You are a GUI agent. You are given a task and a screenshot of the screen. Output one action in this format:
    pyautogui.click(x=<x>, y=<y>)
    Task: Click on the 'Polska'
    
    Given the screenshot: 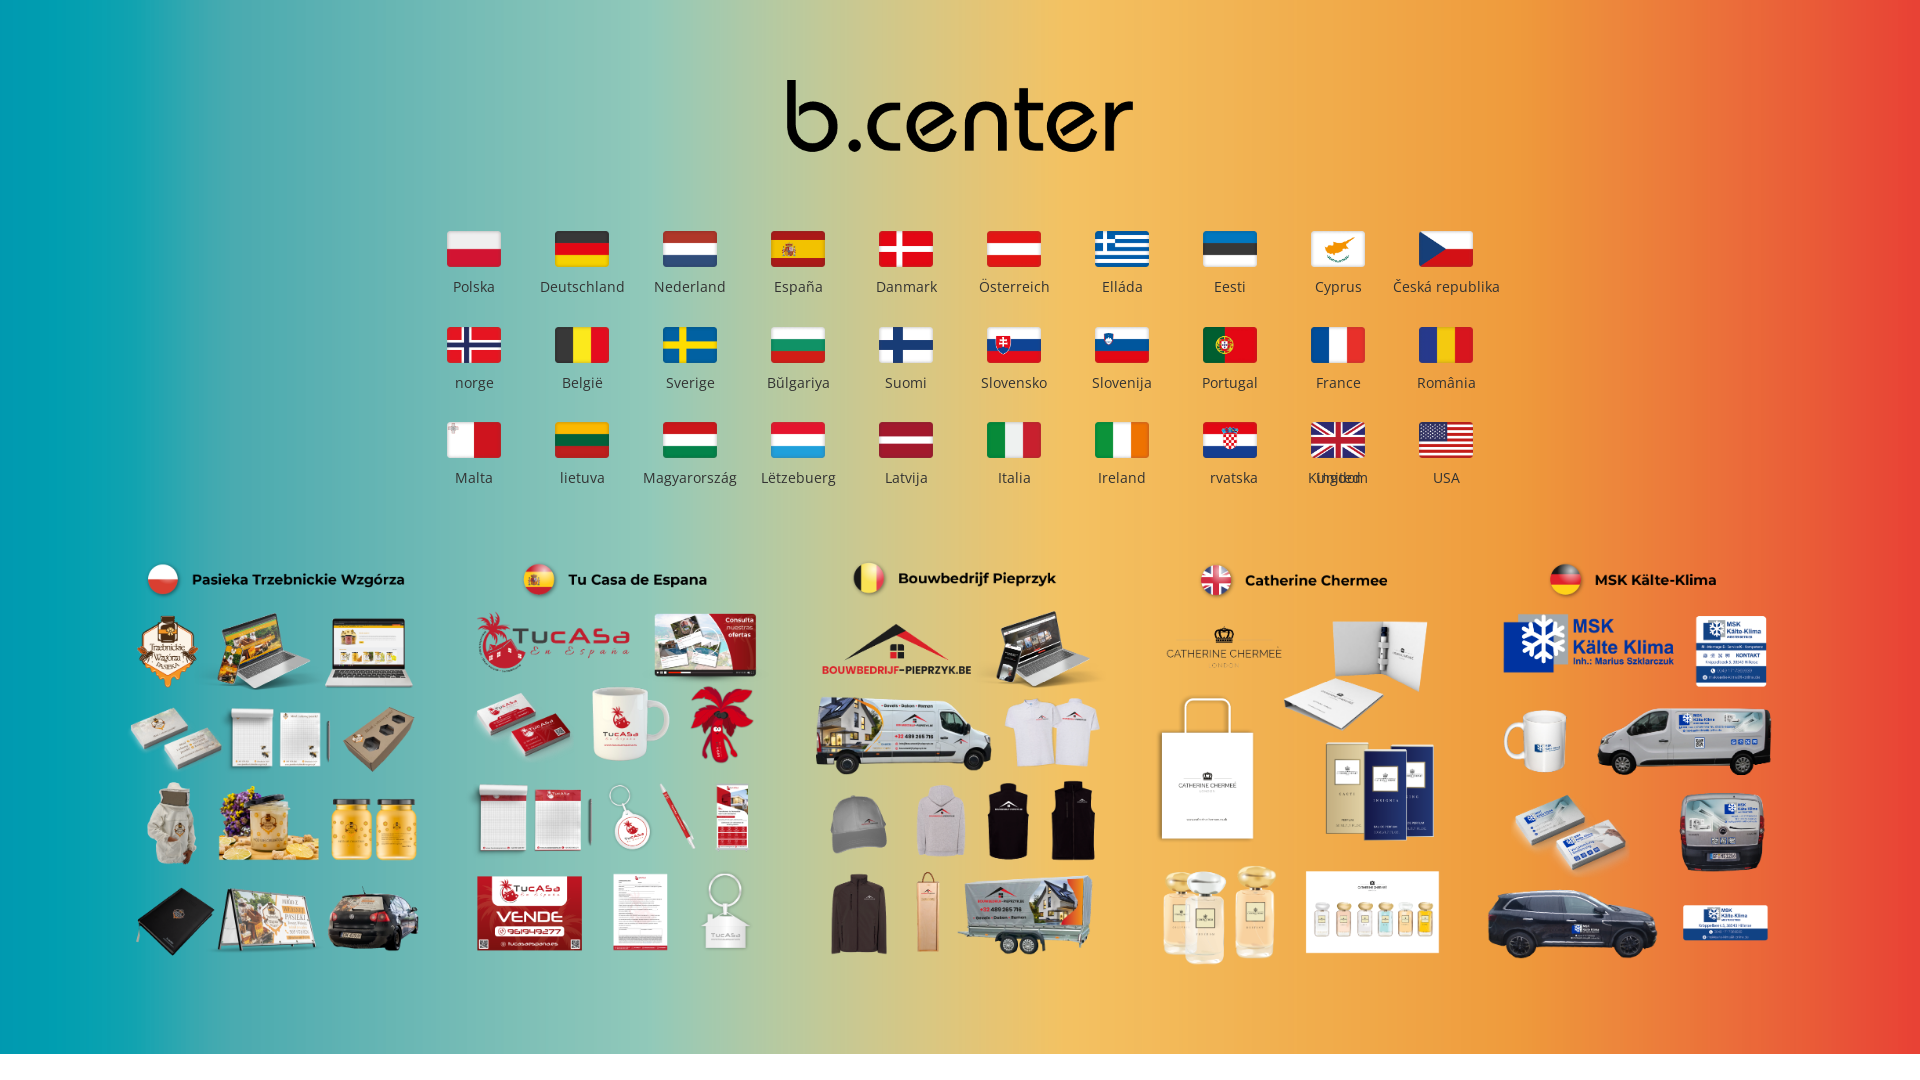 What is the action you would take?
    pyautogui.click(x=451, y=286)
    